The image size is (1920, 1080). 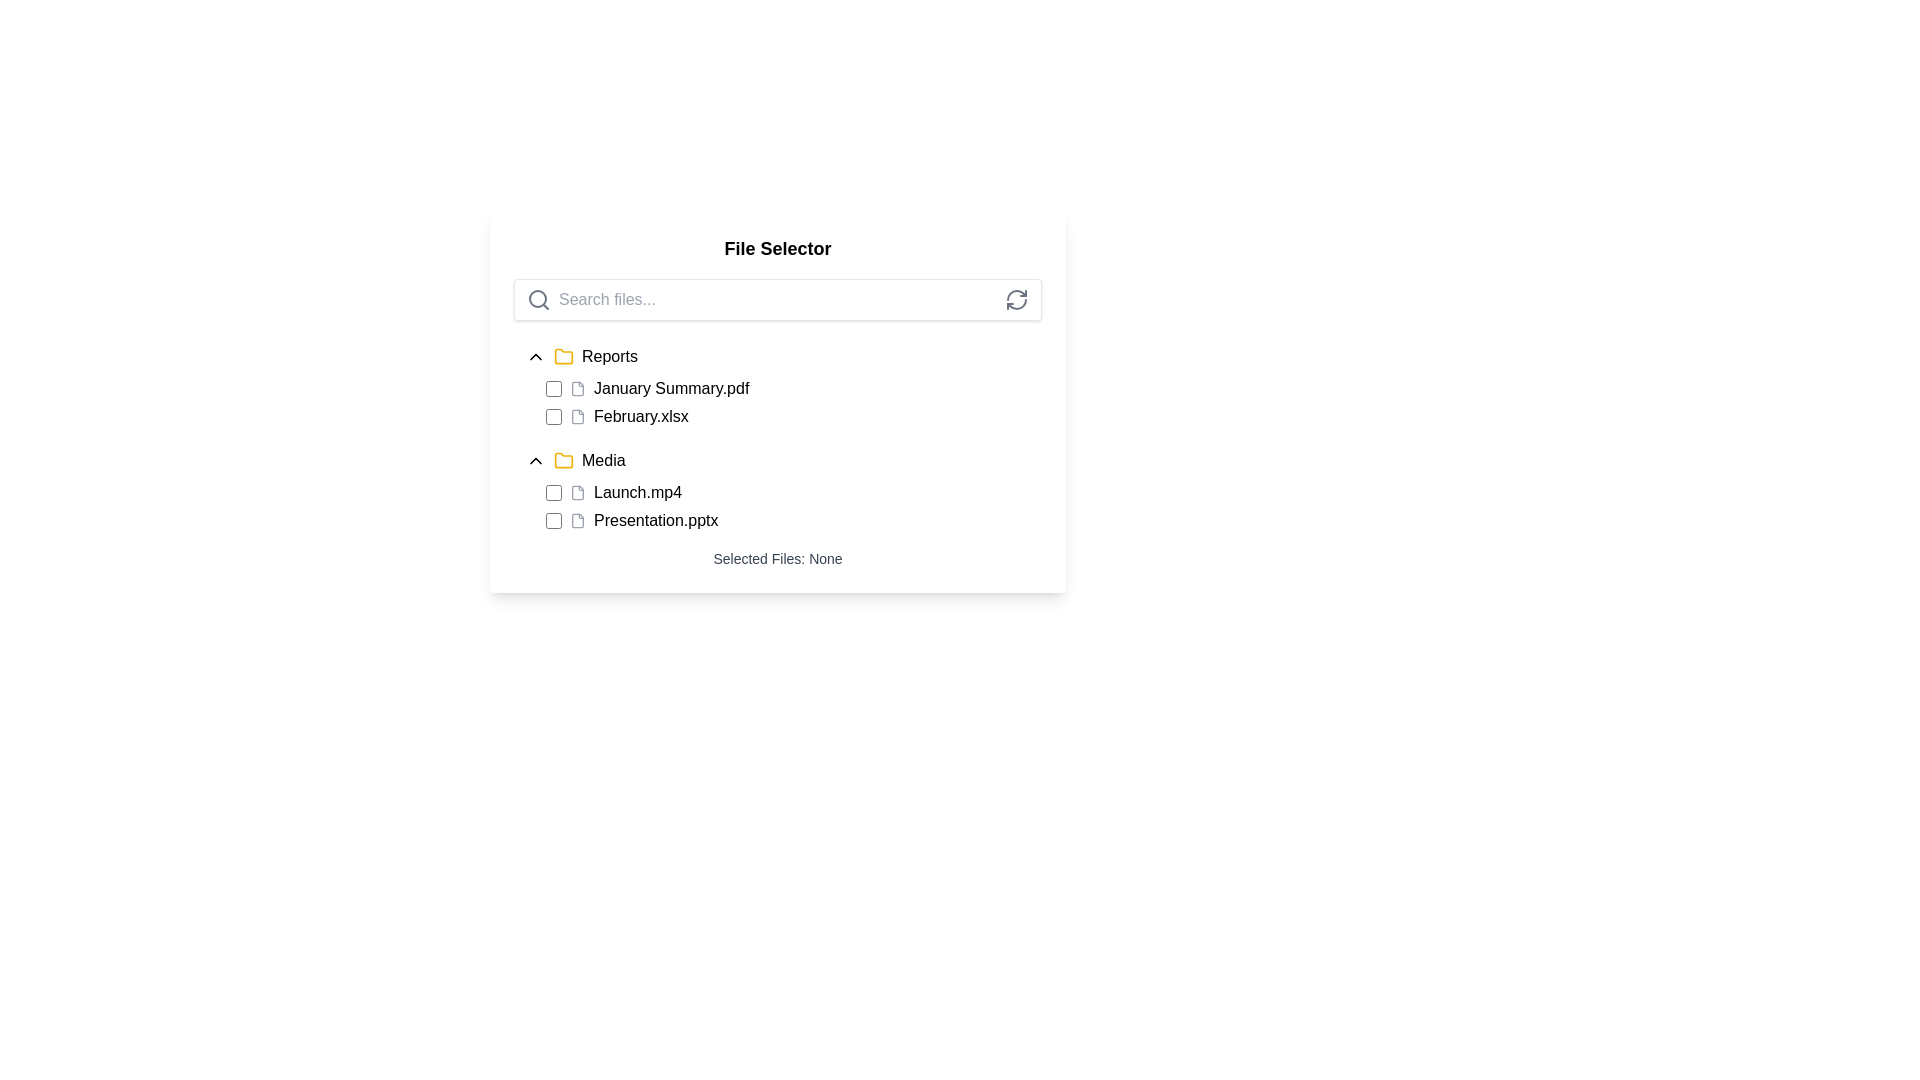 I want to click on the file name 'January Summary.pdf' located in the 'Reports' section, so click(x=792, y=389).